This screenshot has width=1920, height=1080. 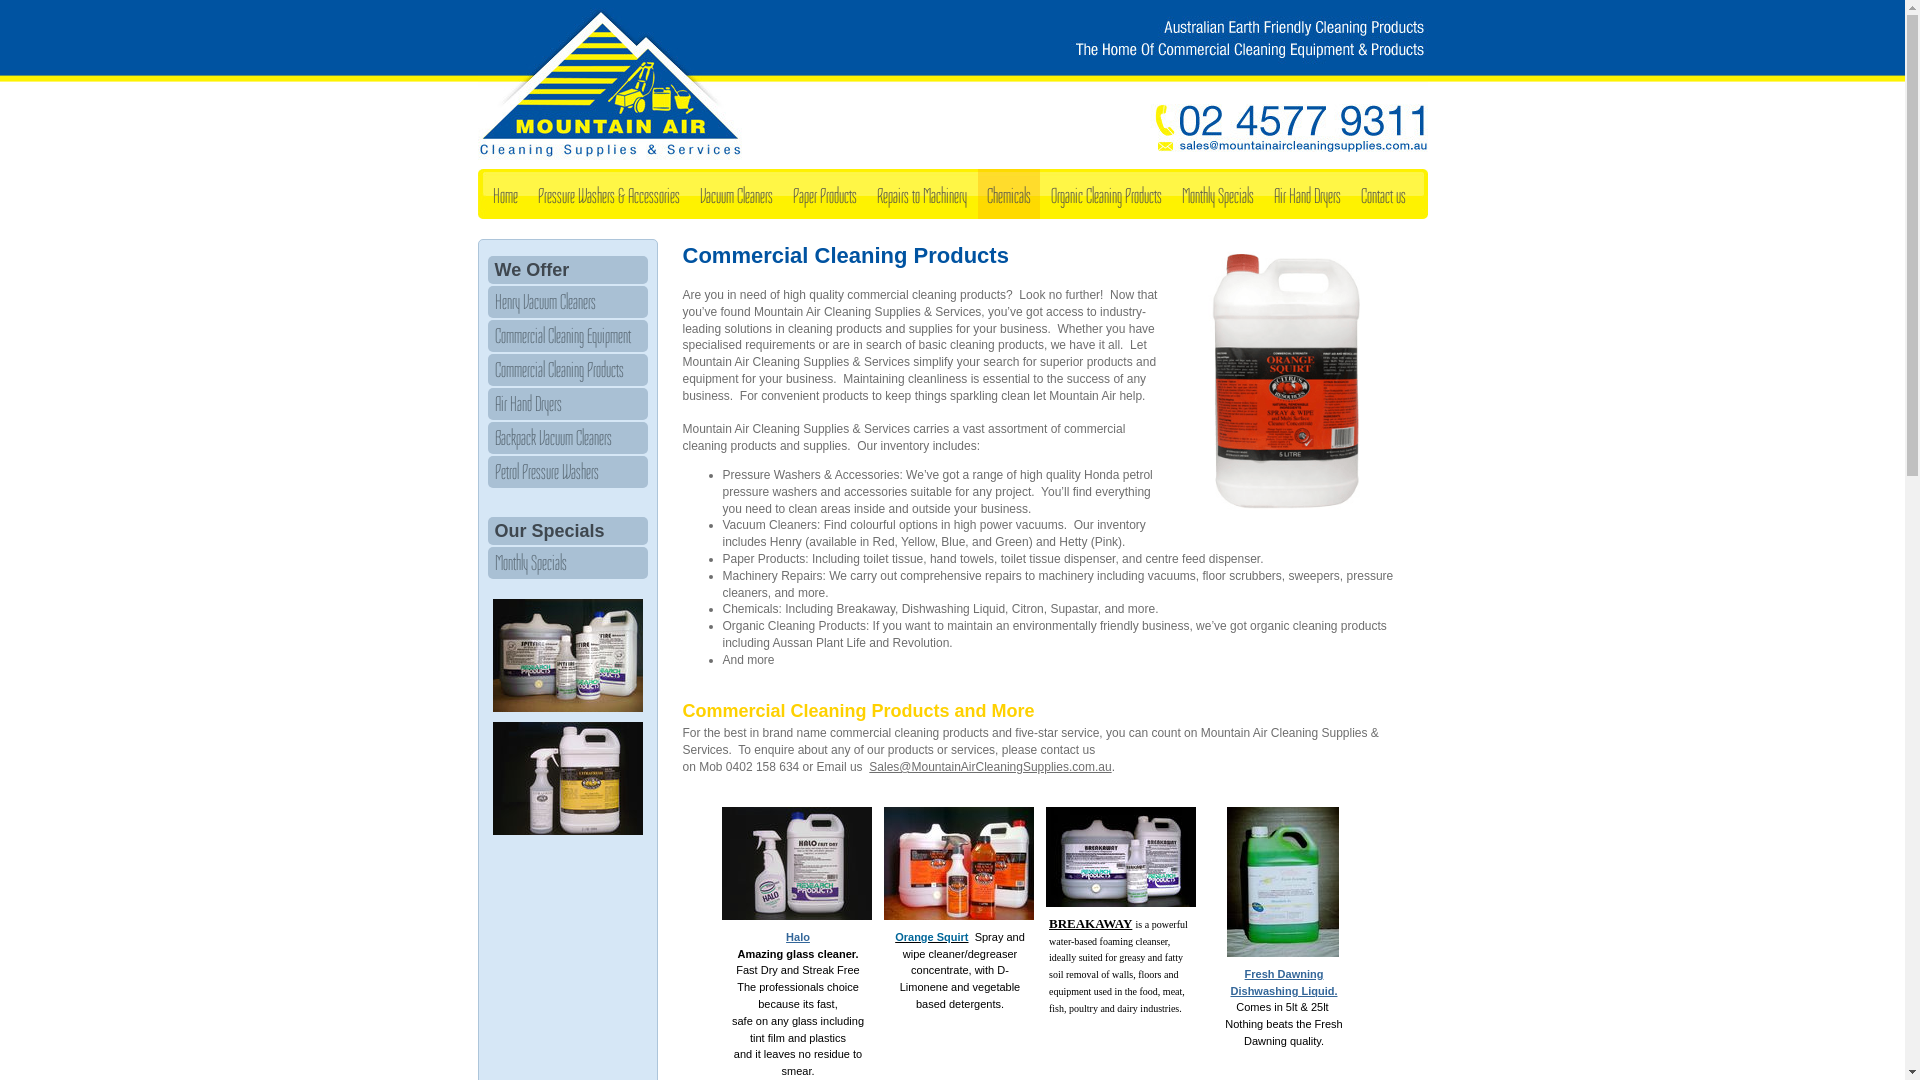 I want to click on 'Petrol Pressure Washers', so click(x=566, y=471).